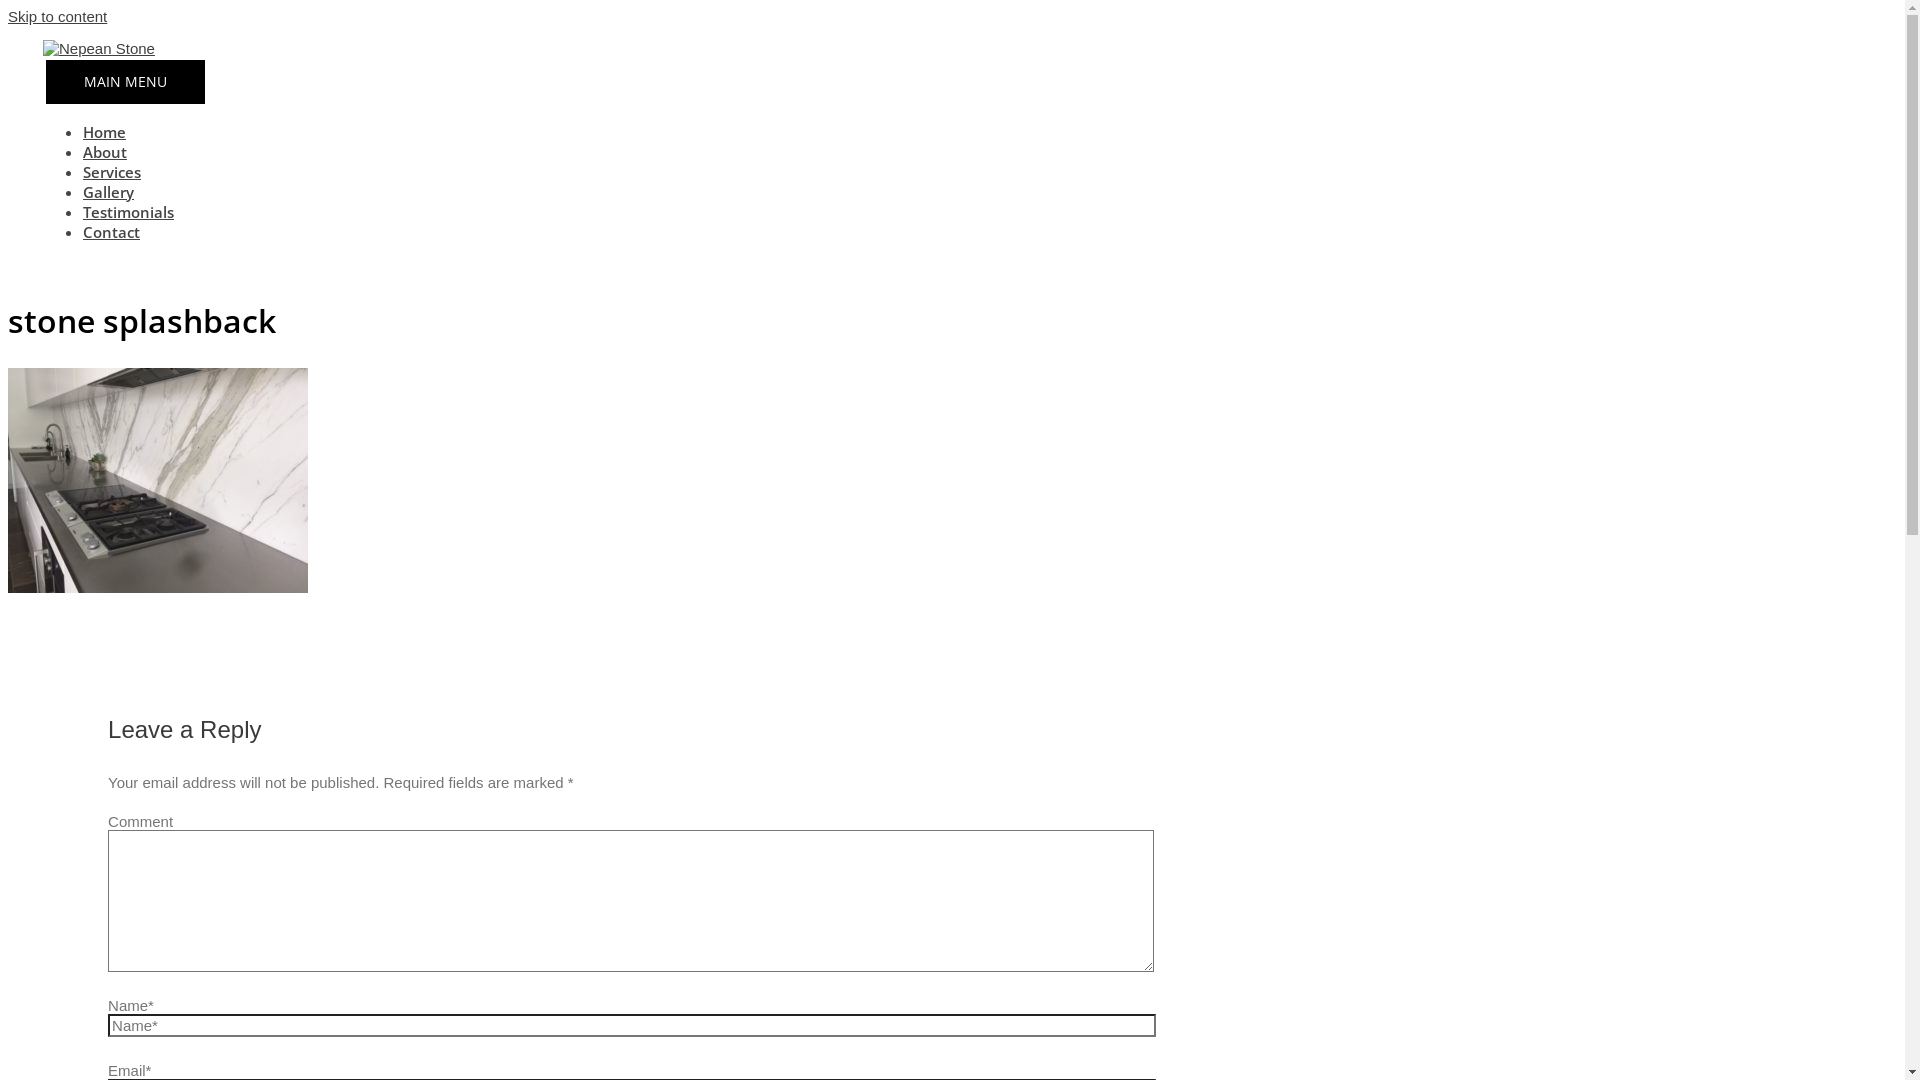  Describe the element at coordinates (107, 192) in the screenshot. I see `'Gallery'` at that location.